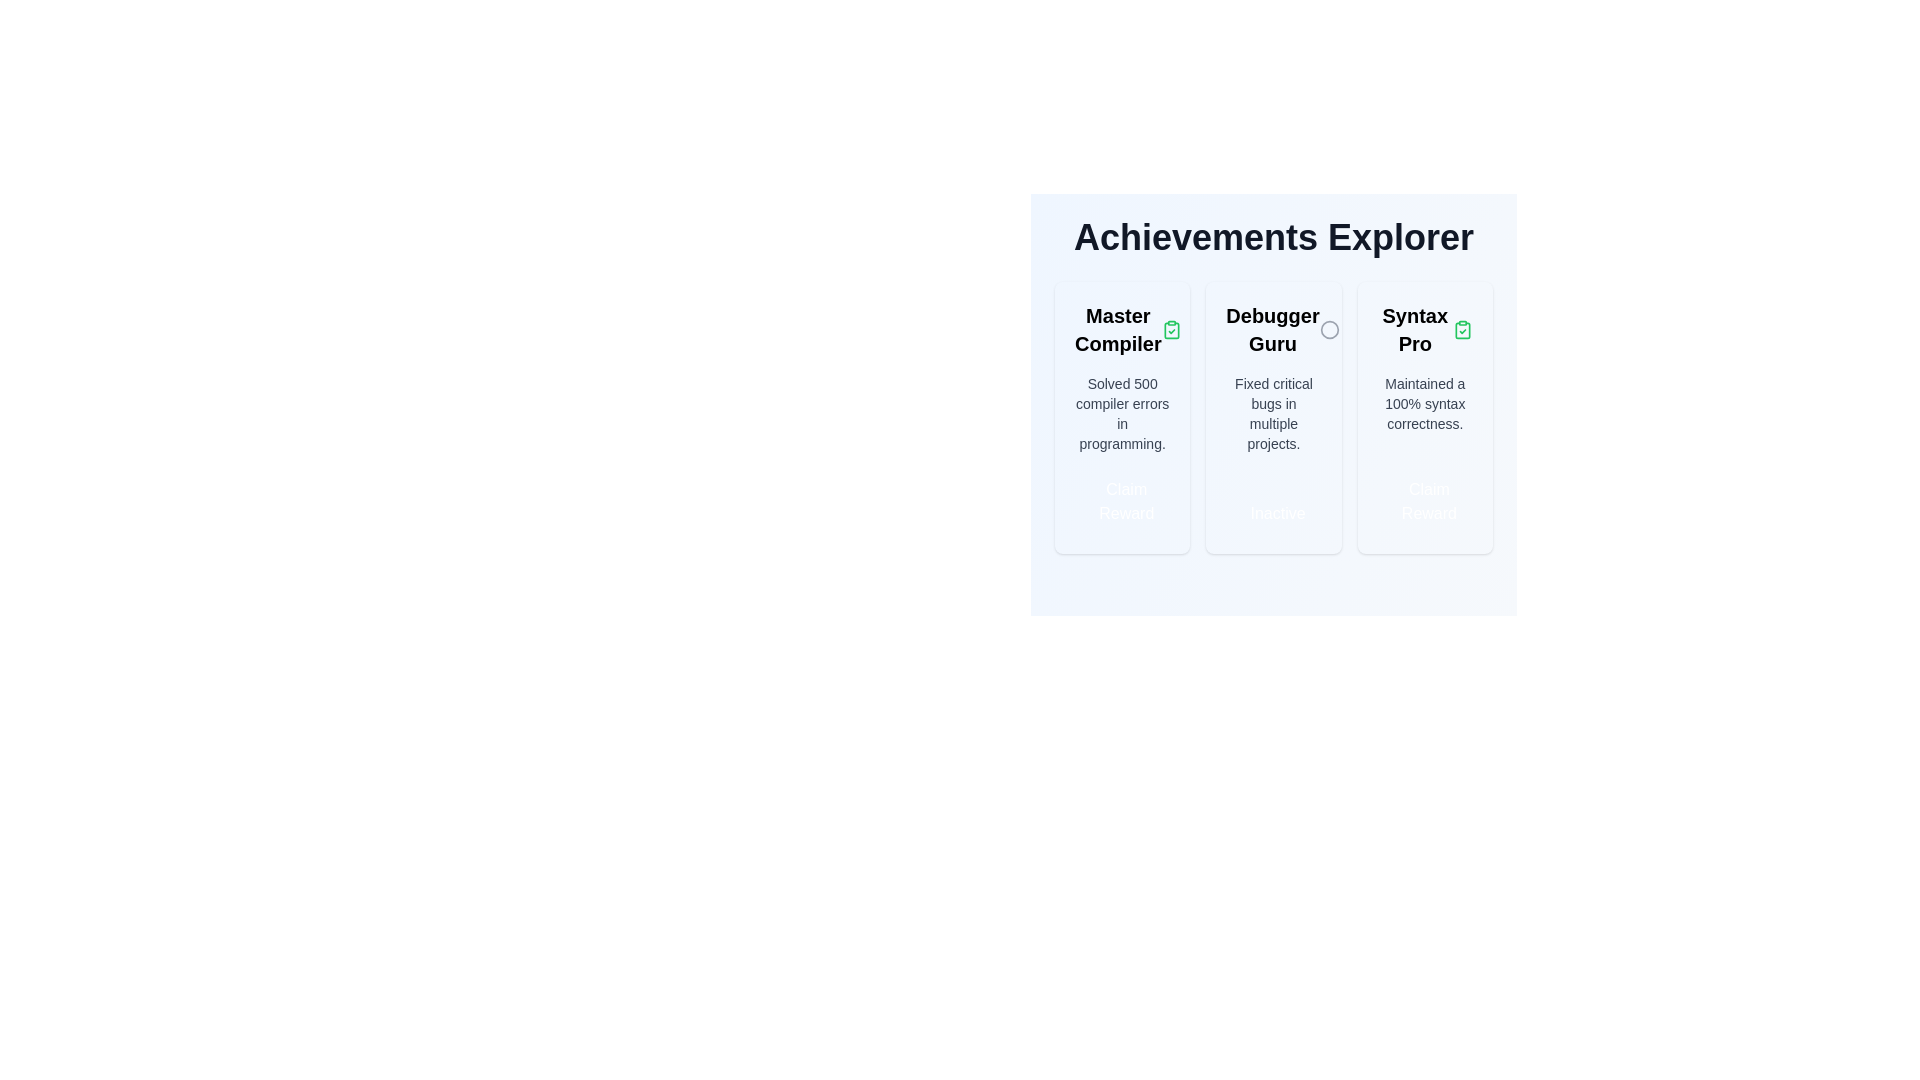  What do you see at coordinates (1272, 393) in the screenshot?
I see `the 'Inactive' button on the second Interactive Card representing debugging achievements in the Achievements Explorer section` at bounding box center [1272, 393].